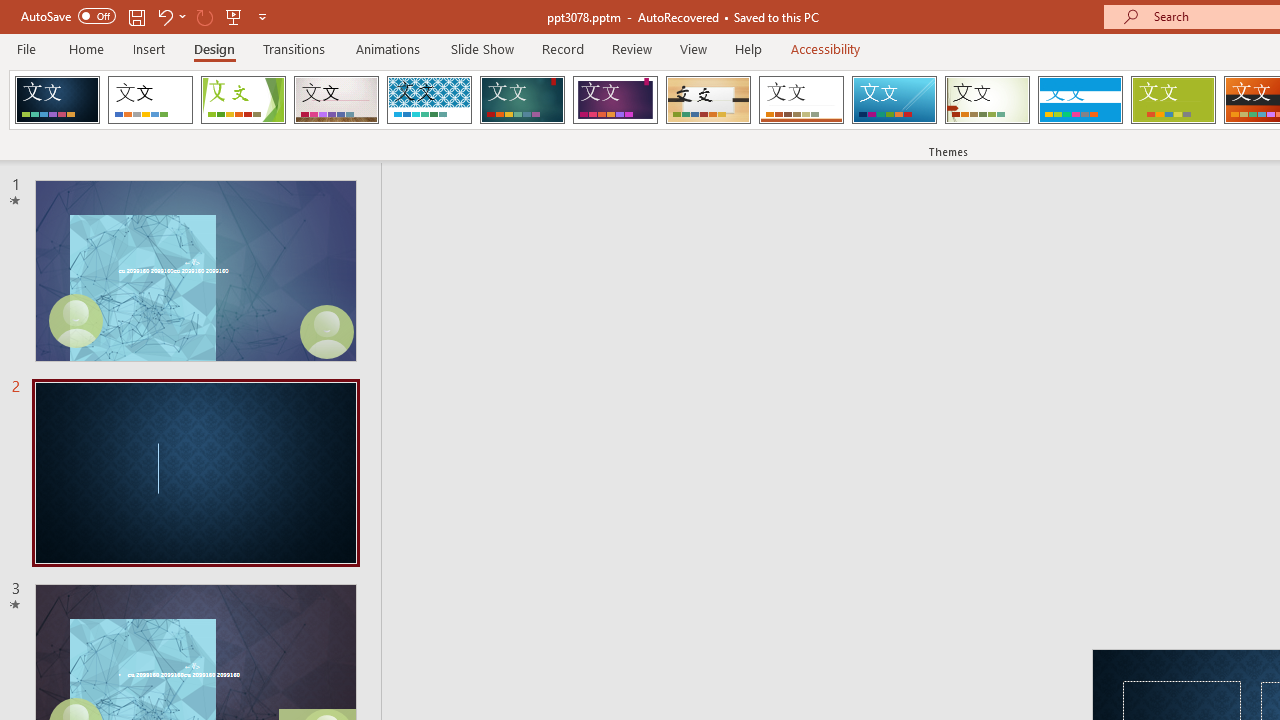  I want to click on 'Integral', so click(428, 100).